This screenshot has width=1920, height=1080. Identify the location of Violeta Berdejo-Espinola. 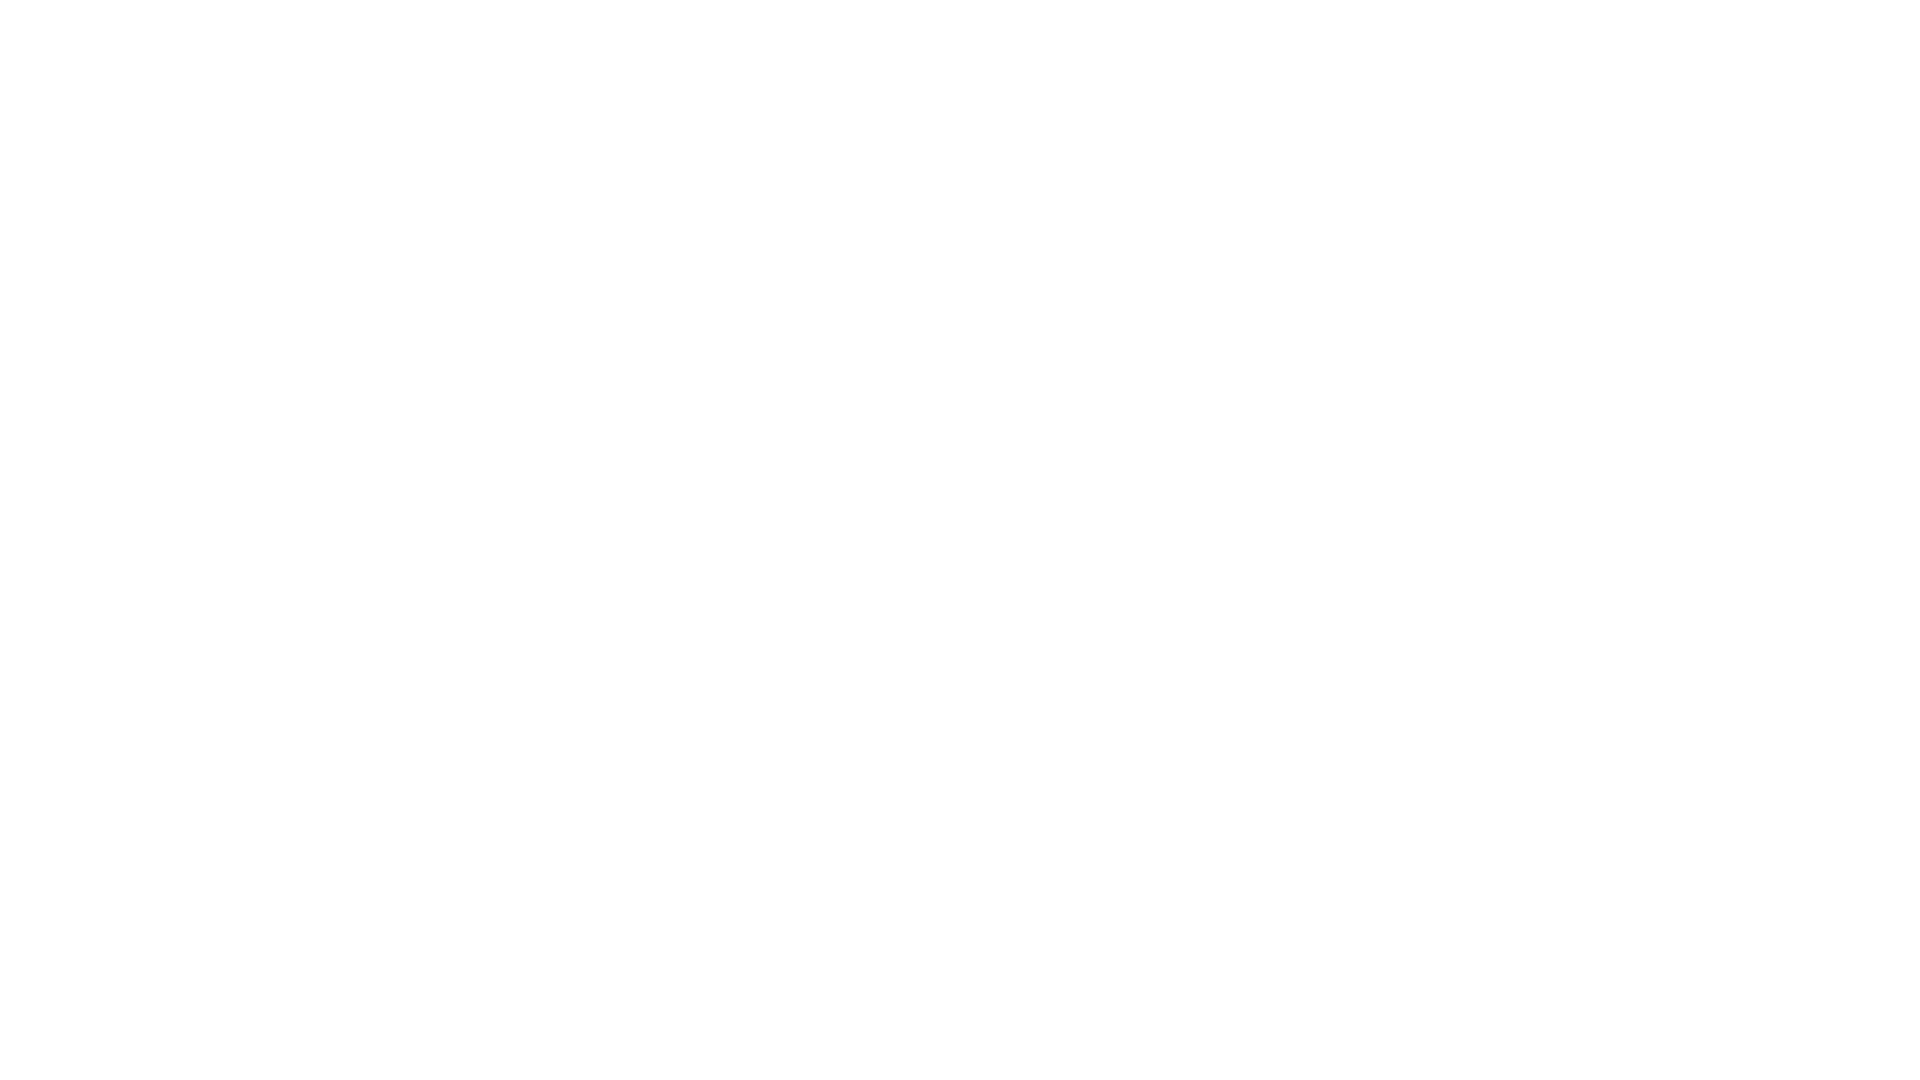
(380, 229).